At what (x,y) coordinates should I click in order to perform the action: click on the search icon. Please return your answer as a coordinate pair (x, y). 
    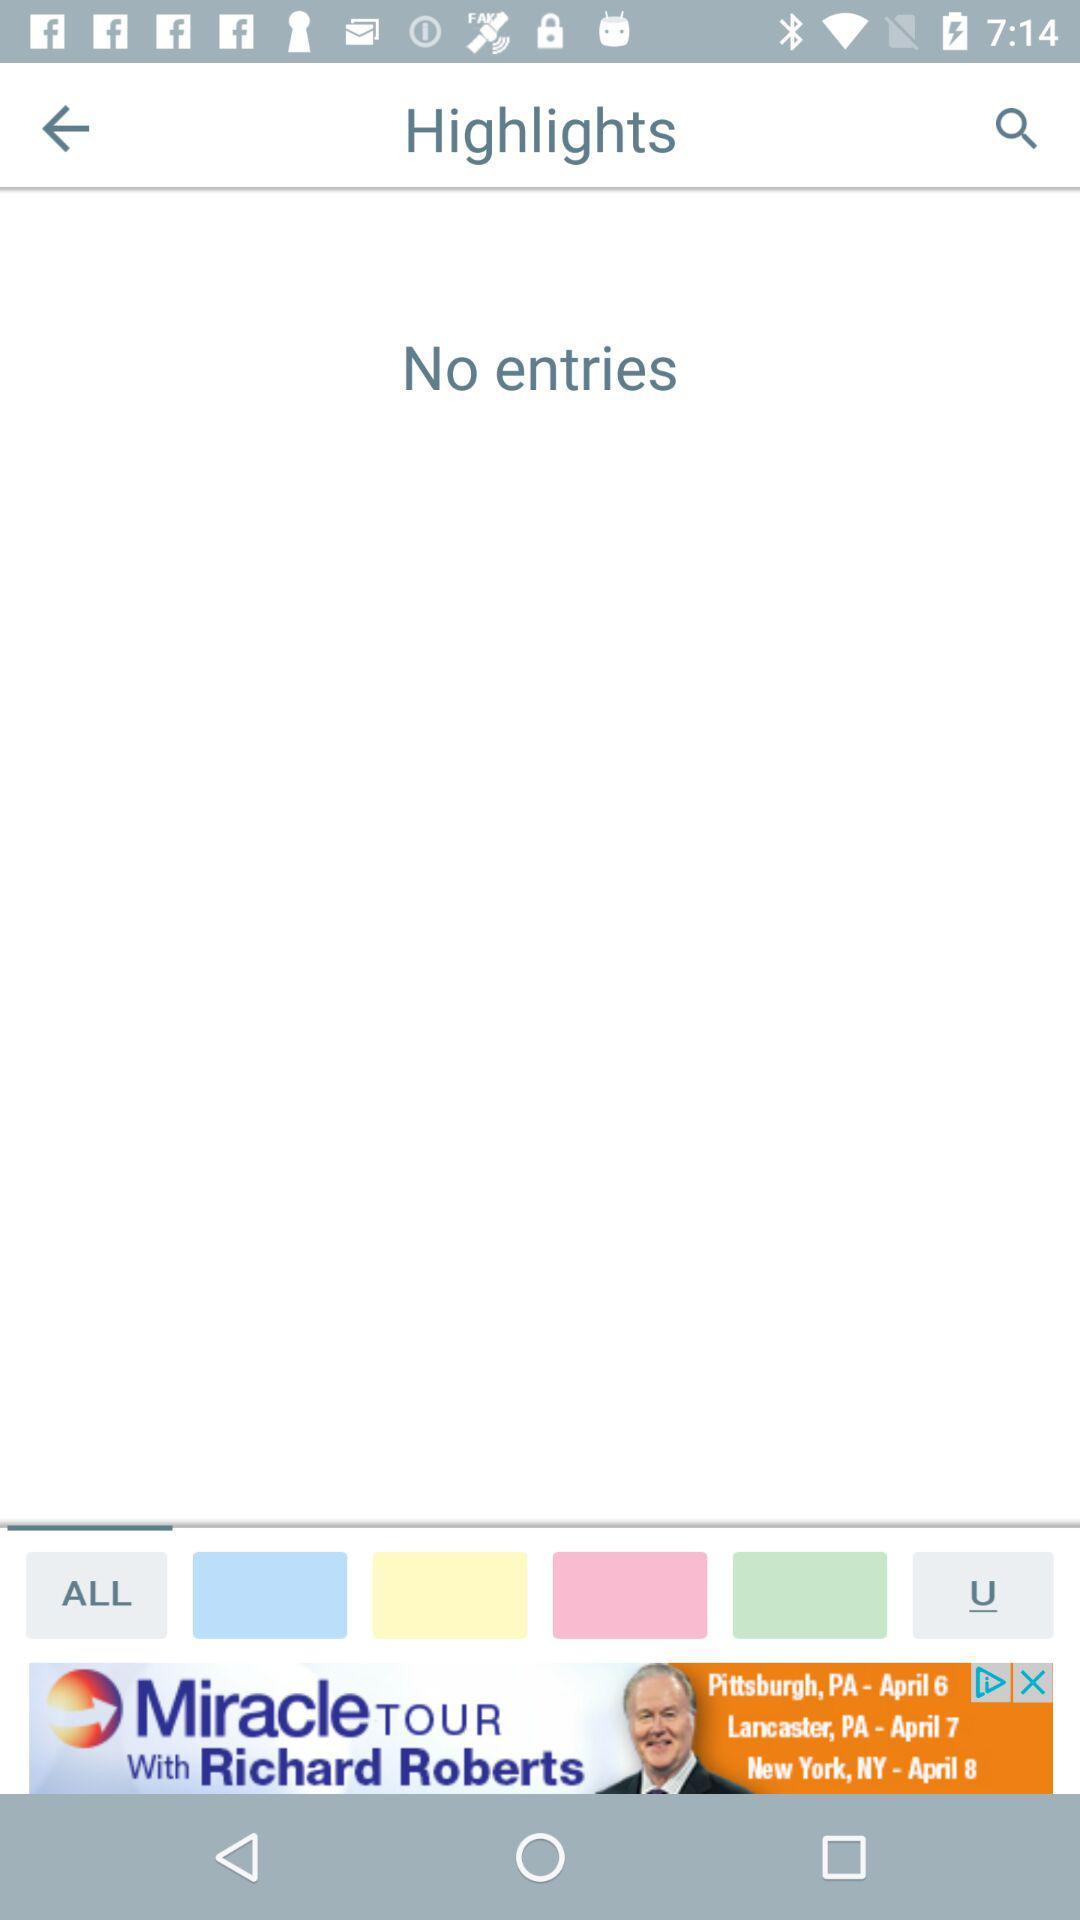
    Looking at the image, I should click on (1015, 127).